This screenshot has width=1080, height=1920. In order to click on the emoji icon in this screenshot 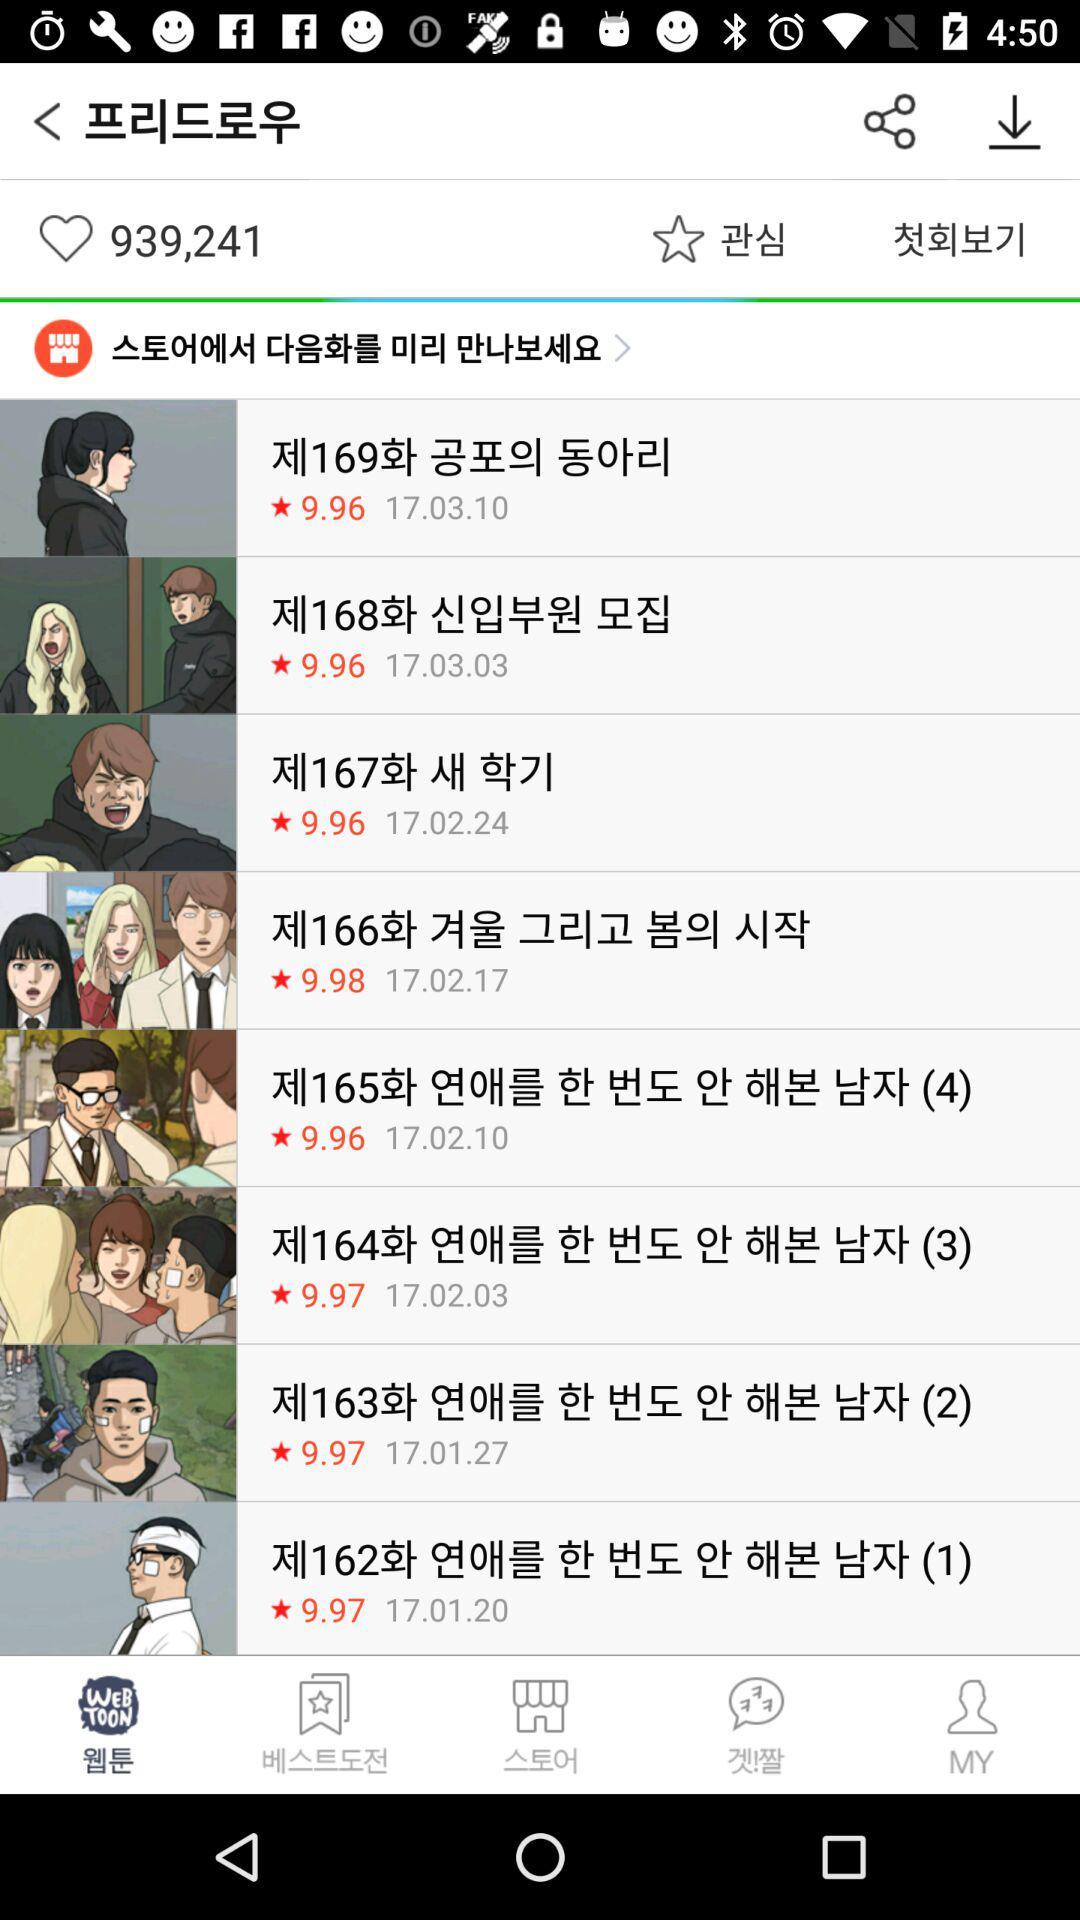, I will do `click(108, 1723)`.